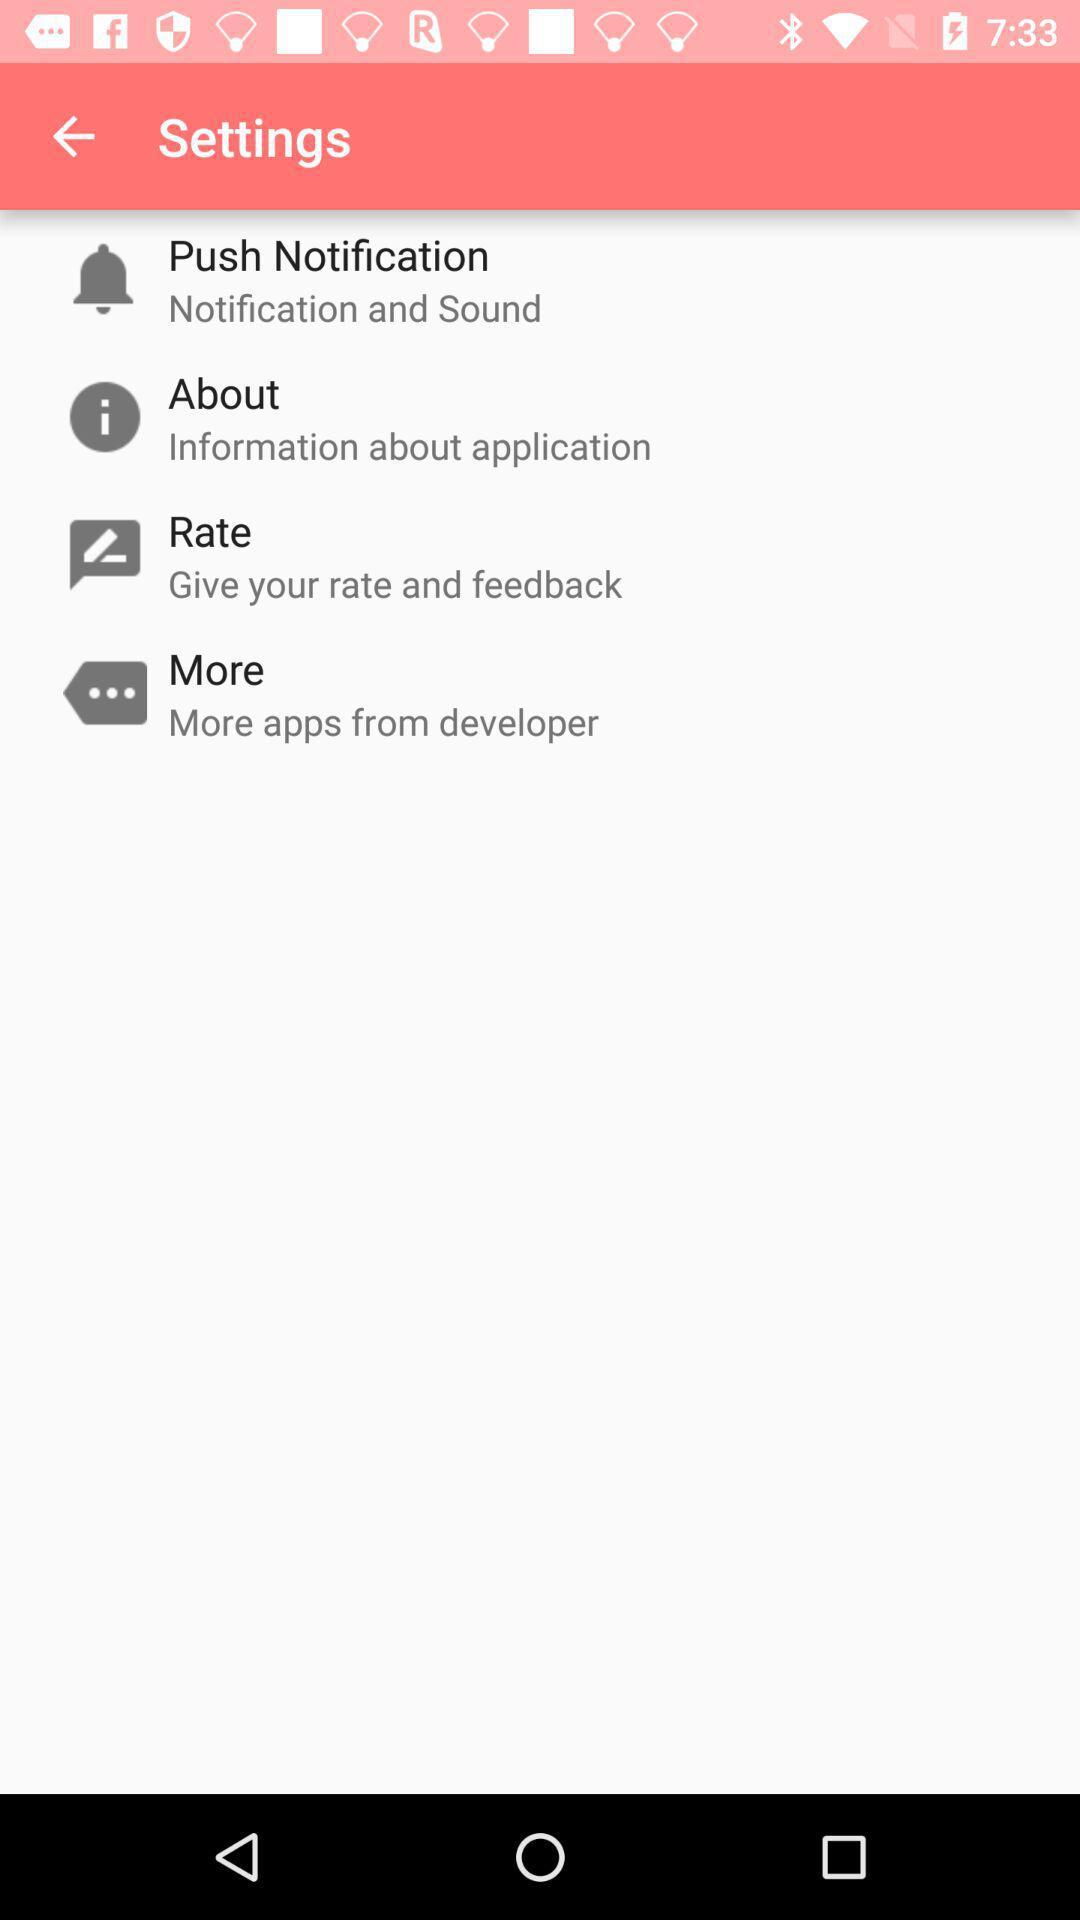 The image size is (1080, 1920). What do you see at coordinates (327, 253) in the screenshot?
I see `push notification` at bounding box center [327, 253].